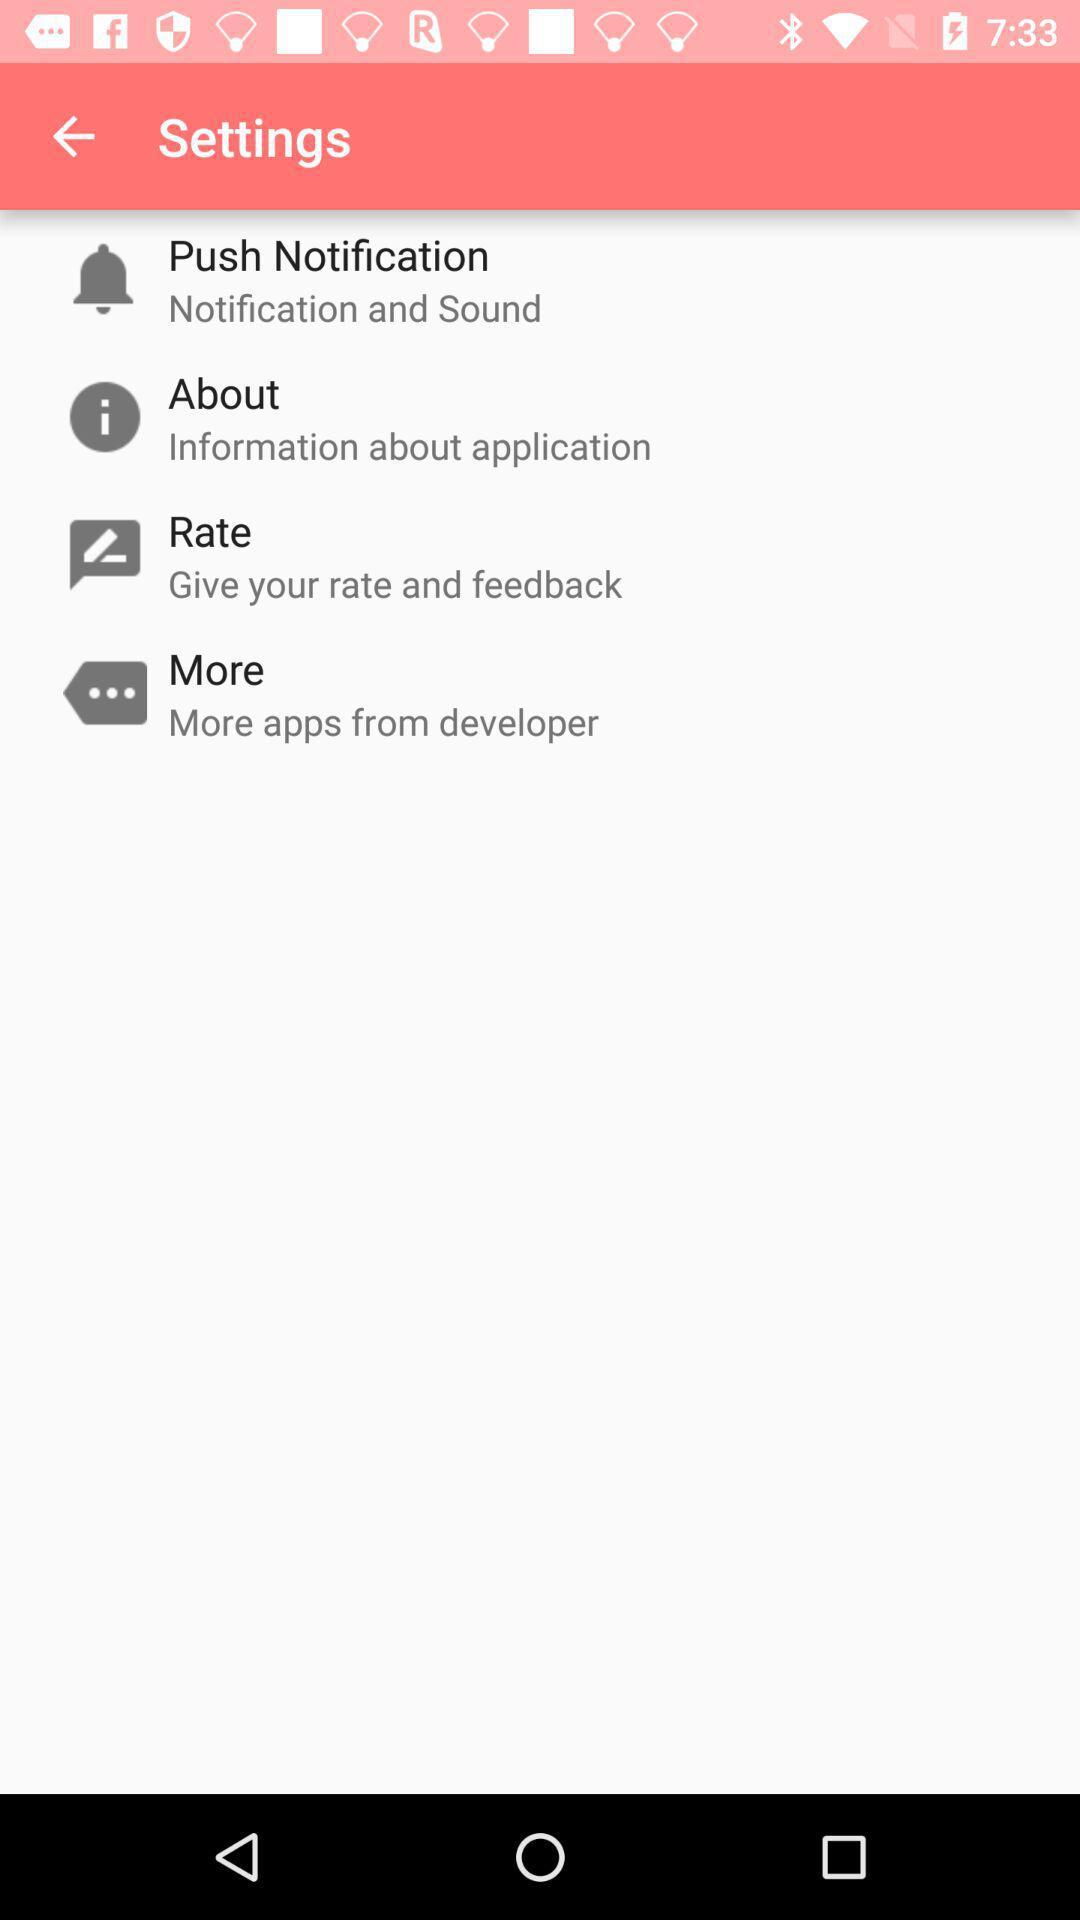 The image size is (1080, 1920). What do you see at coordinates (327, 253) in the screenshot?
I see `push notification` at bounding box center [327, 253].